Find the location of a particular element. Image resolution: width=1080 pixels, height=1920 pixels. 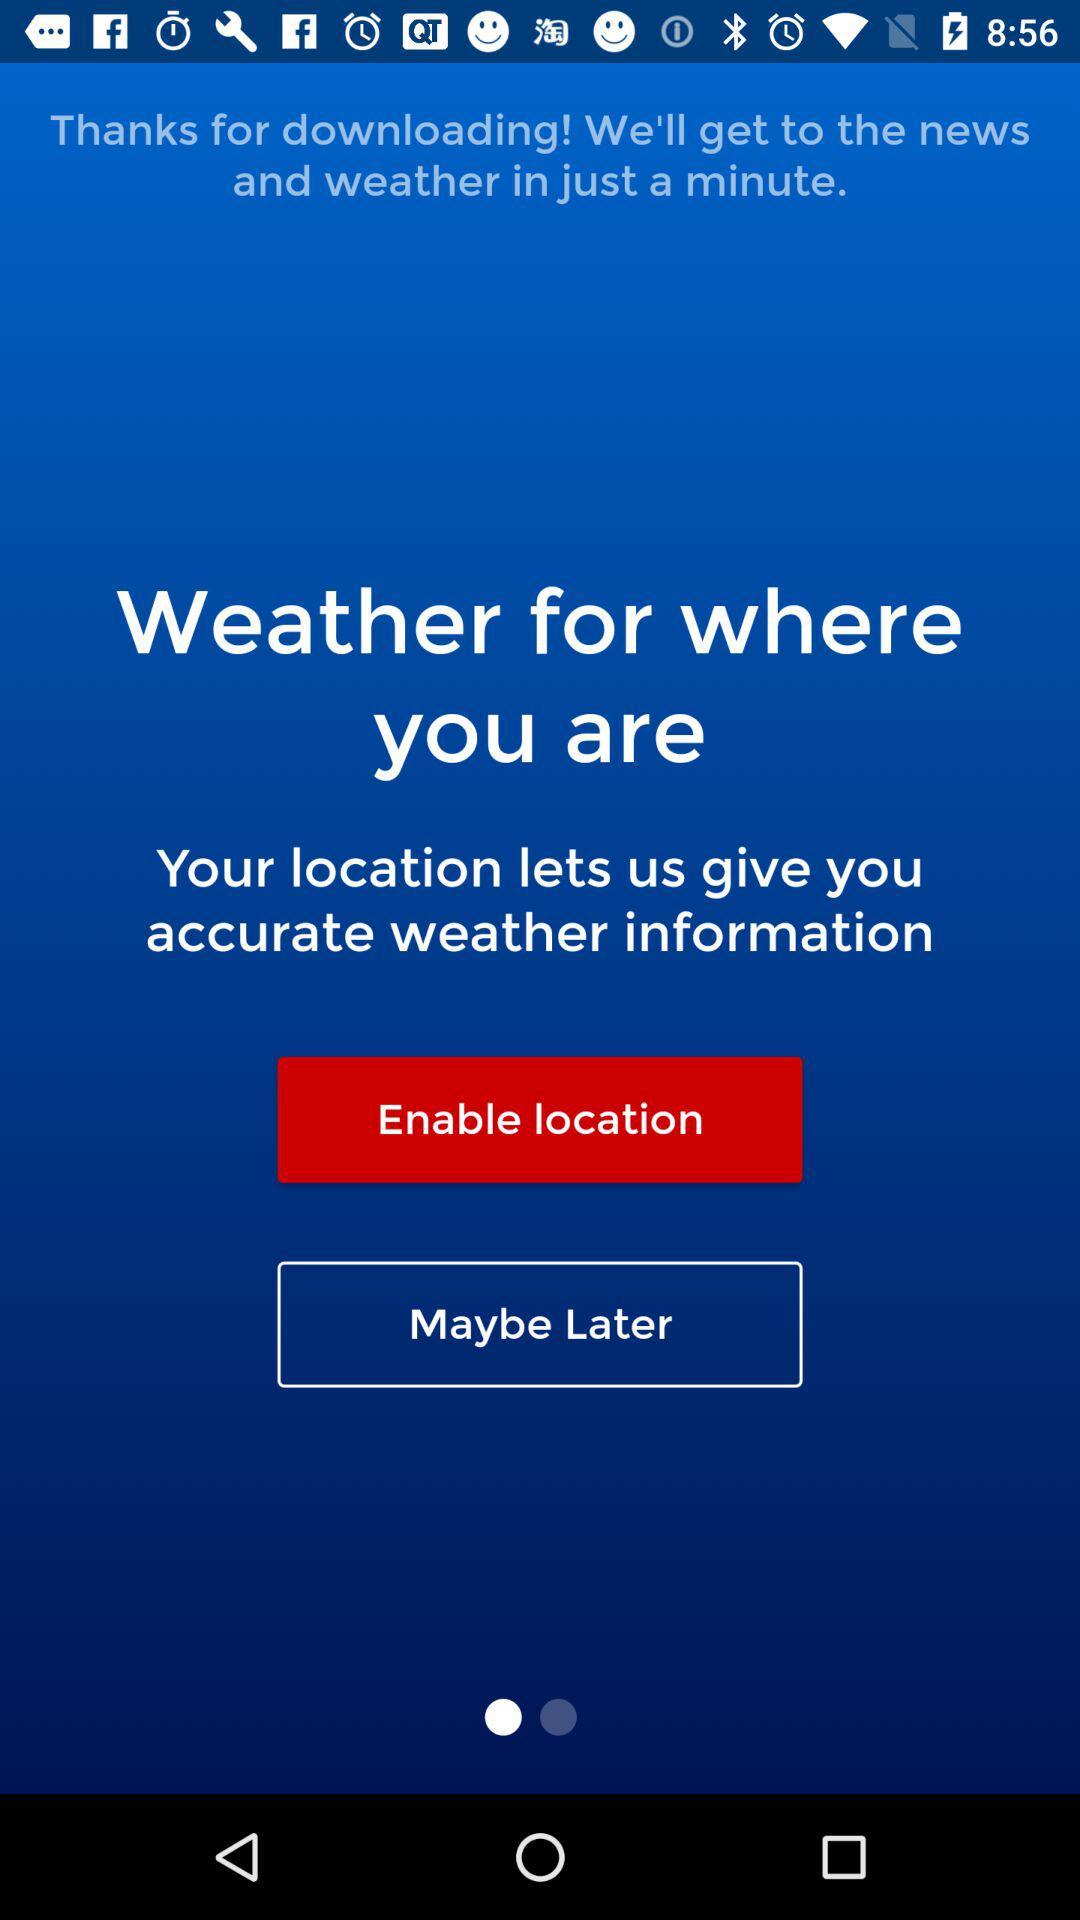

the maybe later icon is located at coordinates (540, 1324).